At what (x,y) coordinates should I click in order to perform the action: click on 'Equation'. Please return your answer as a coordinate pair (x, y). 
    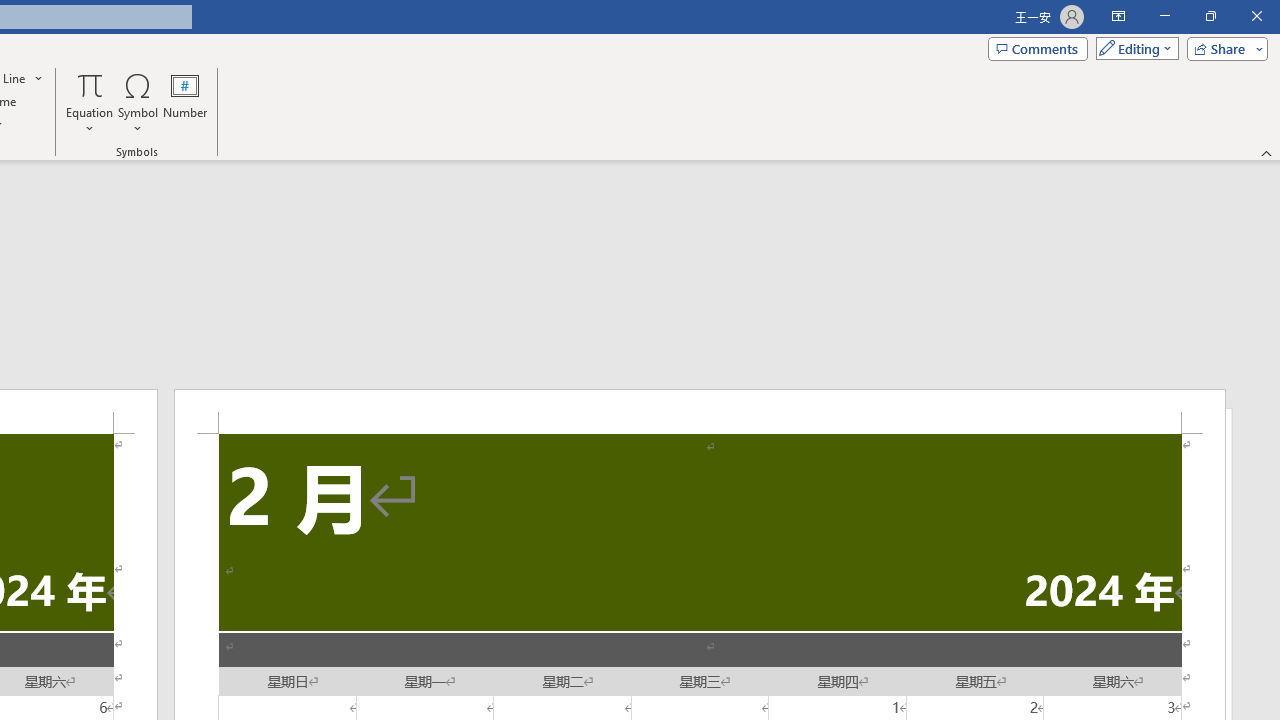
    Looking at the image, I should click on (89, 84).